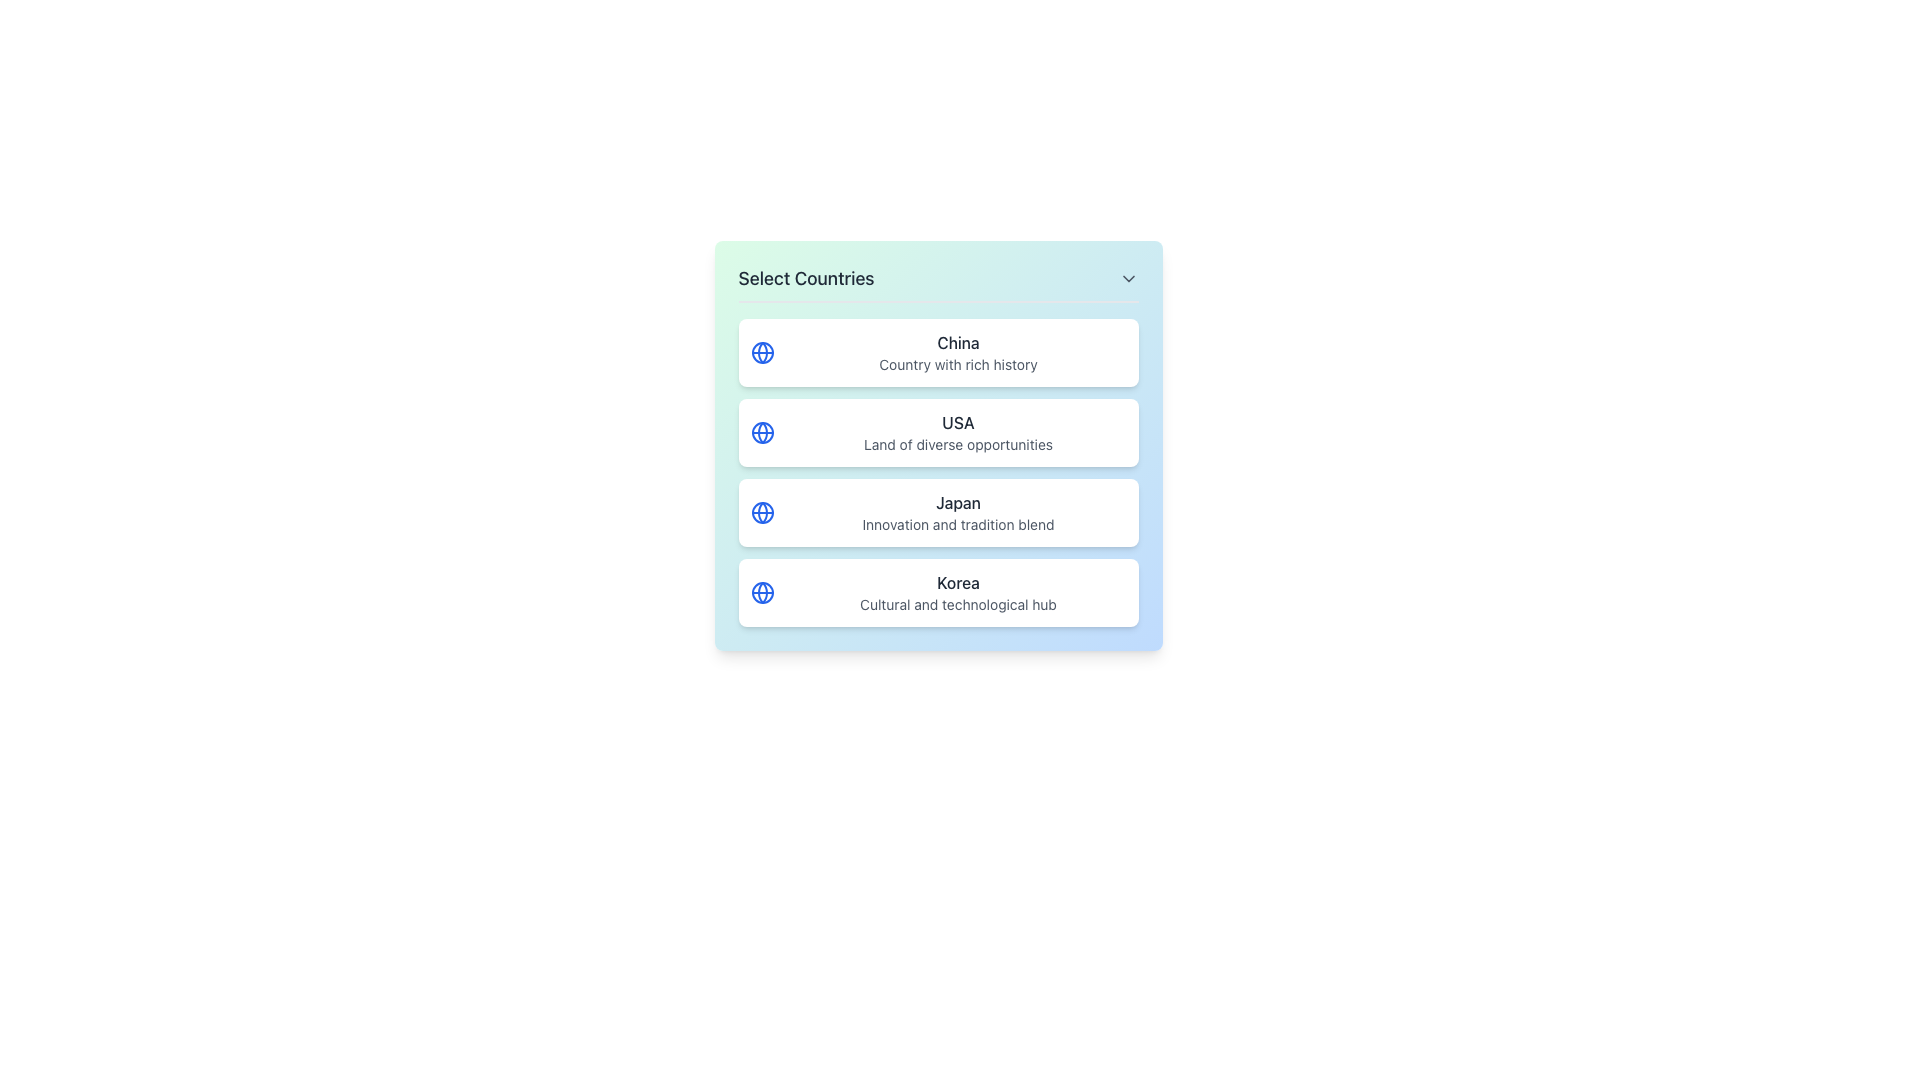  Describe the element at coordinates (937, 592) in the screenshot. I see `the button labeled 'Korea' with a globe icon` at that location.